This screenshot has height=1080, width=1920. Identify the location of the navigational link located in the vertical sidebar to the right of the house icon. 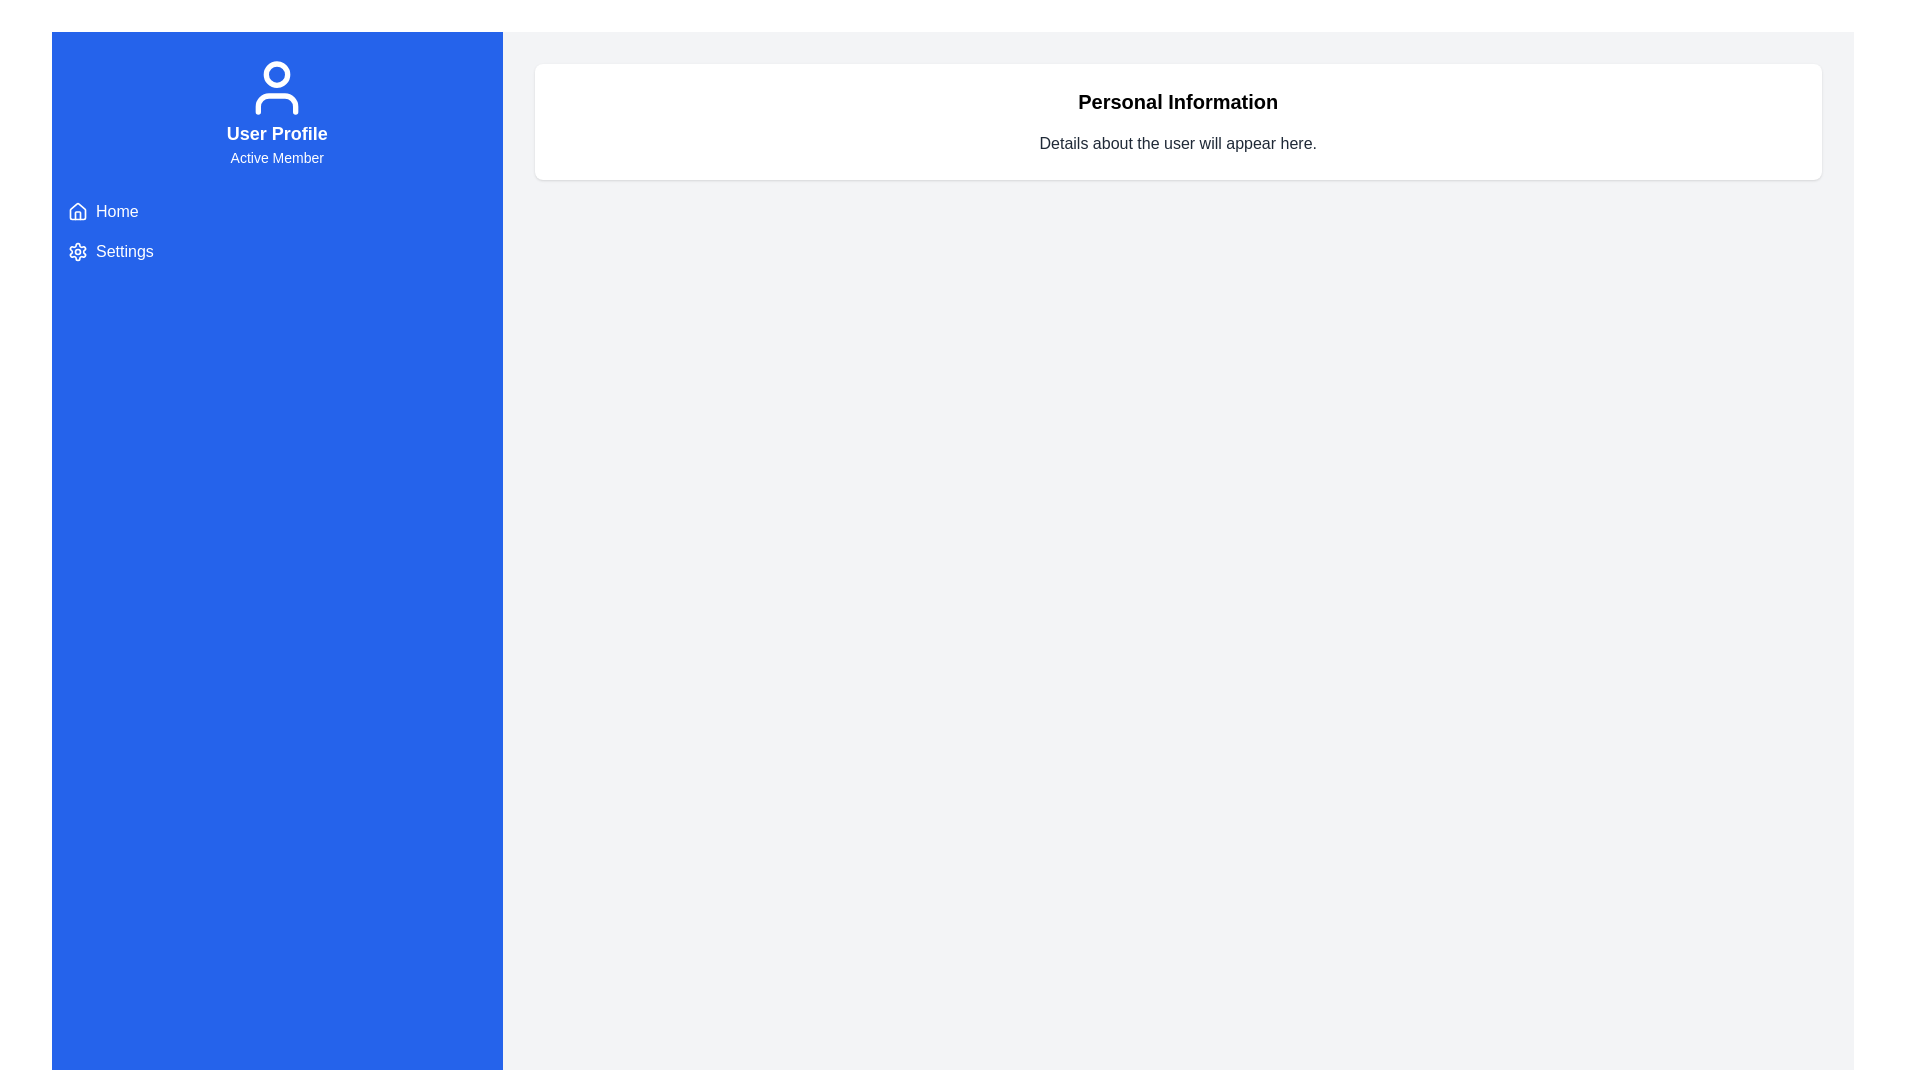
(116, 212).